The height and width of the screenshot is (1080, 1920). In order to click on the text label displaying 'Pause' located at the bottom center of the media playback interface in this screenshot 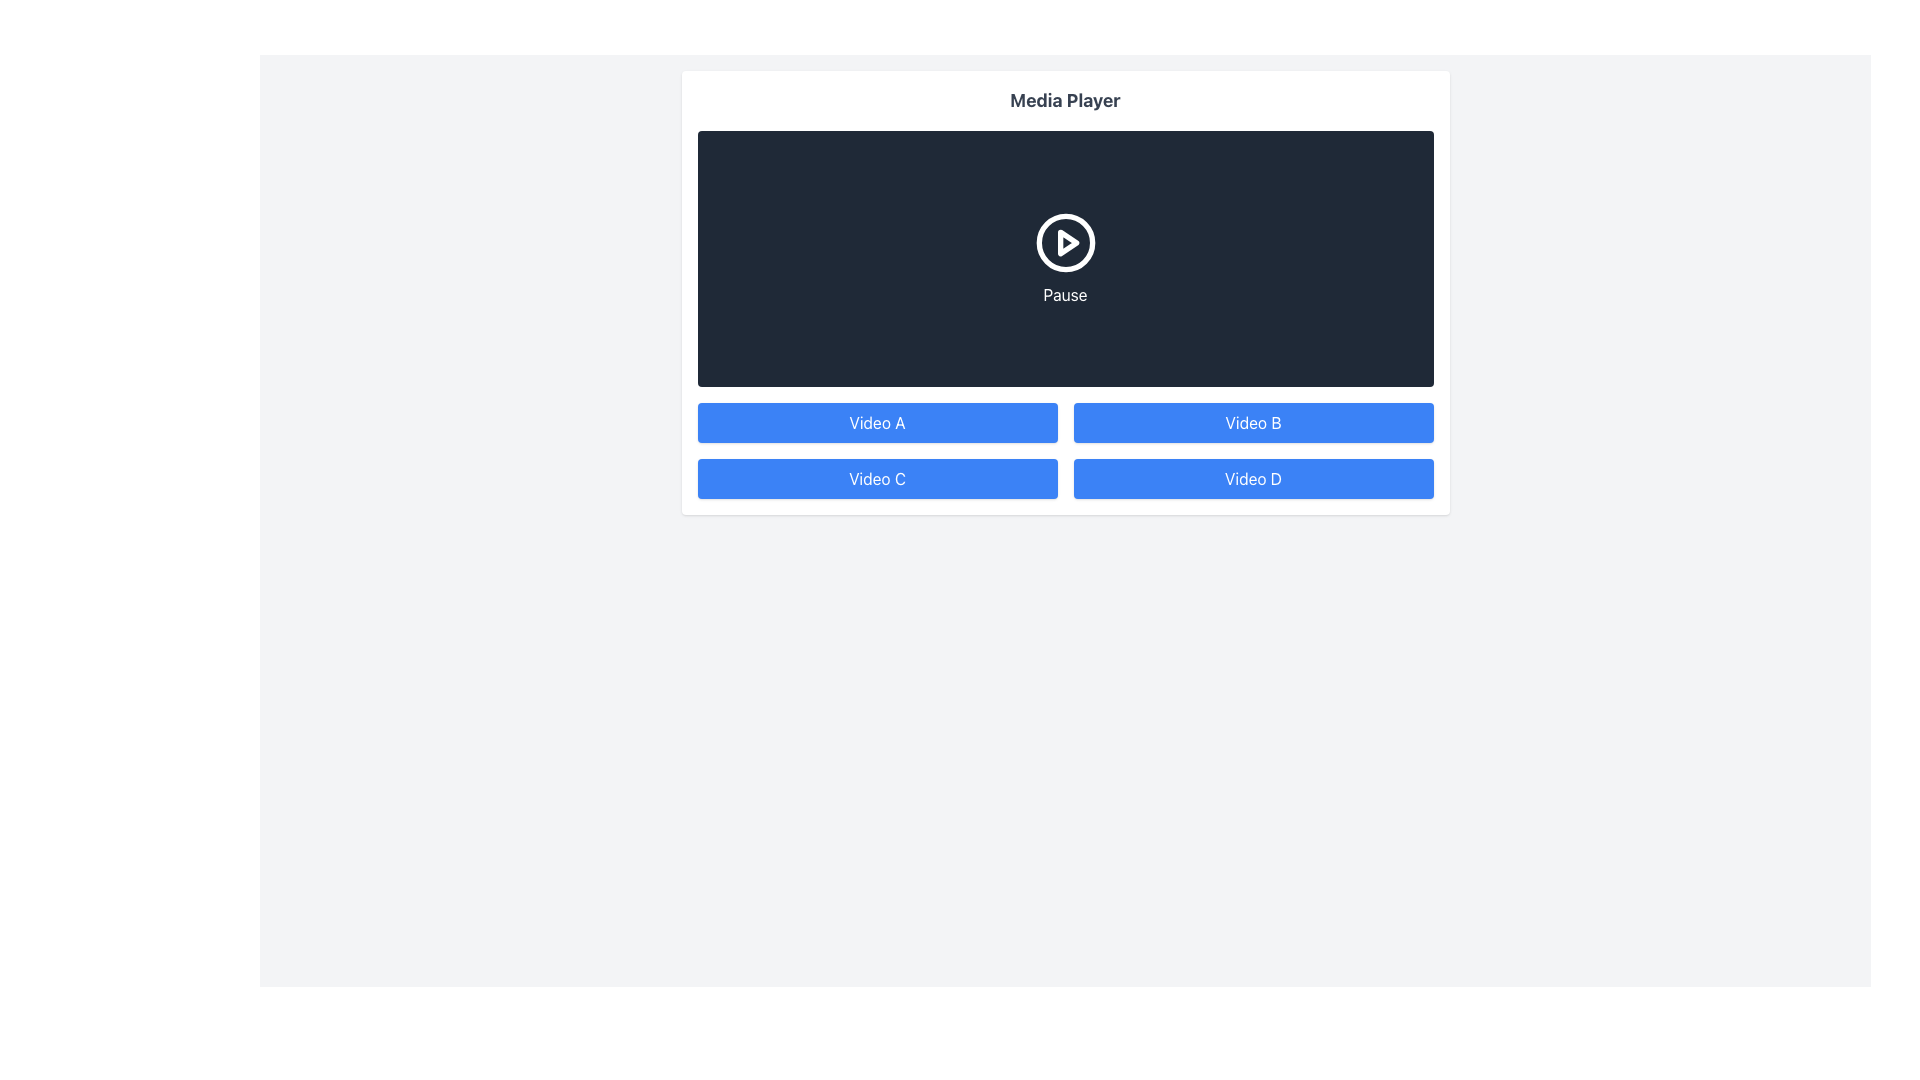, I will do `click(1064, 294)`.